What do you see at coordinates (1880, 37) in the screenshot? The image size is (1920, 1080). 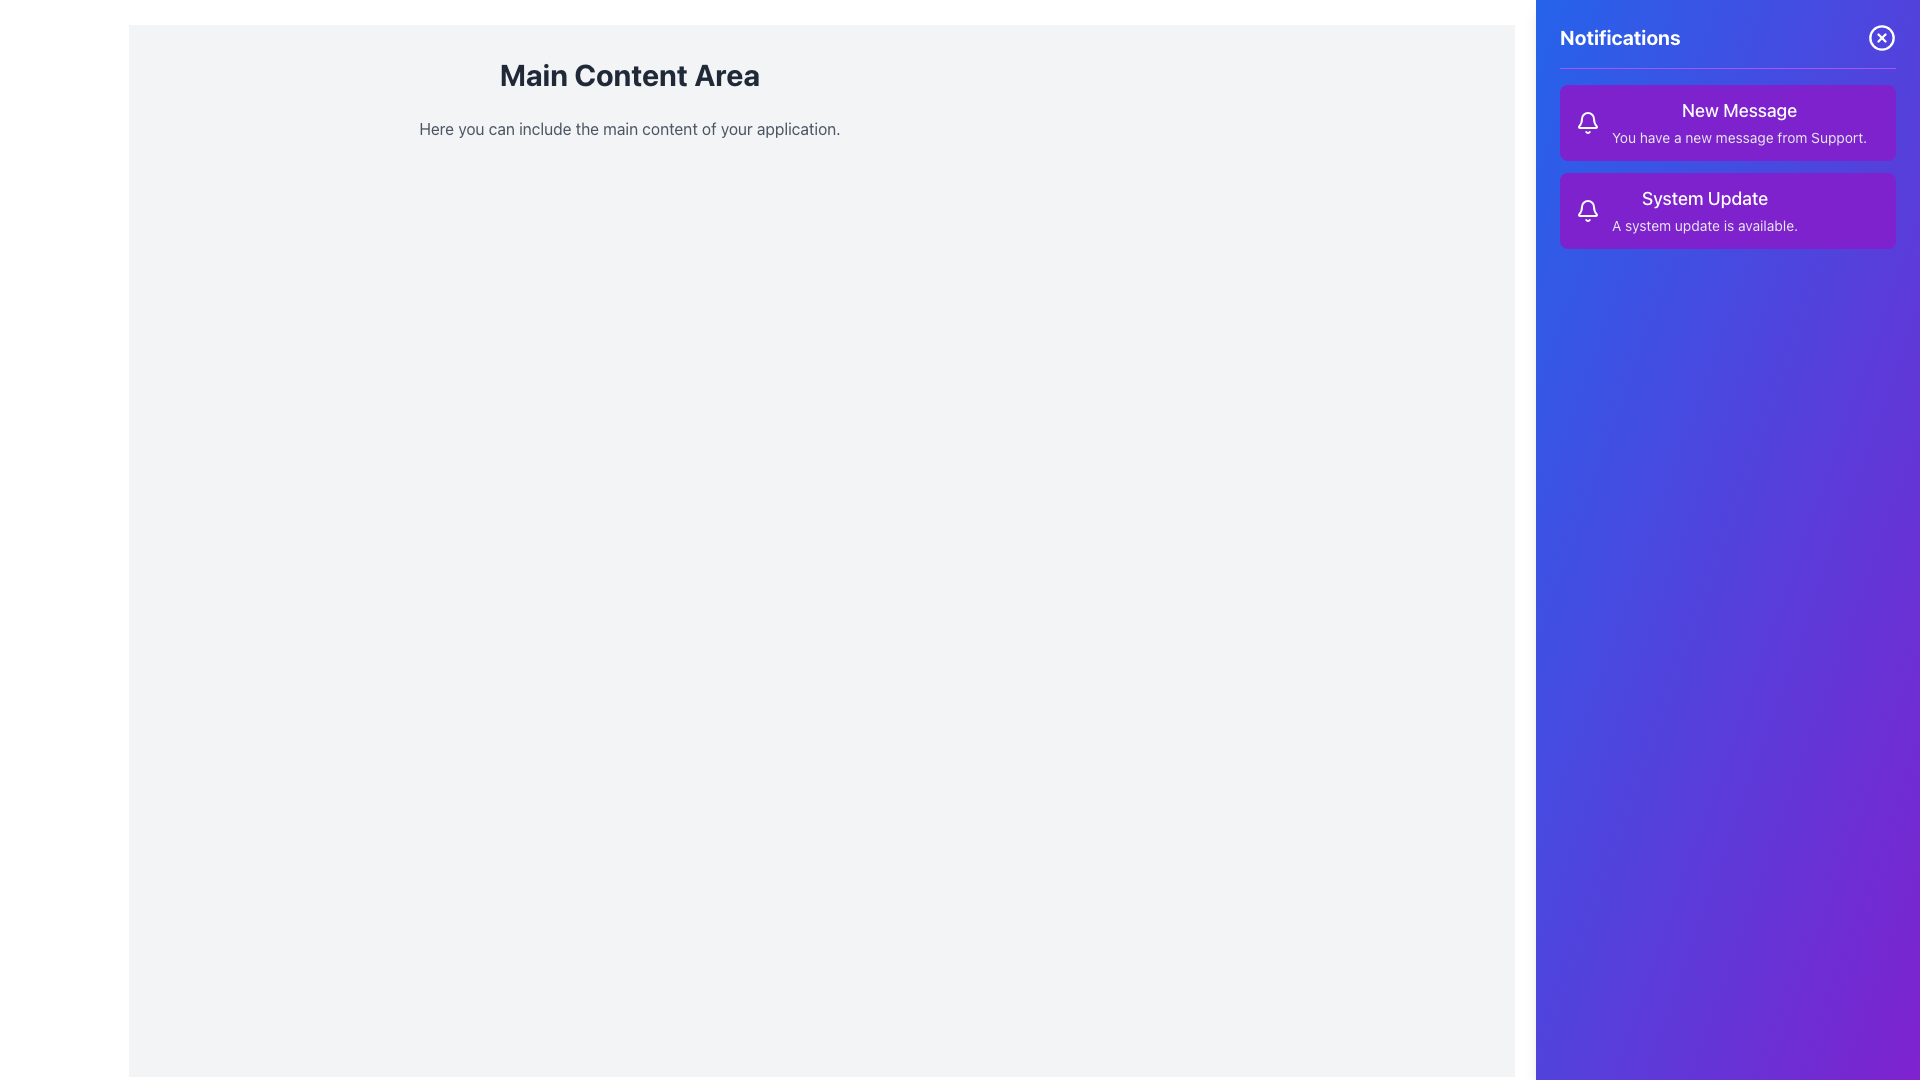 I see `the SVG Circle element located at the top-right corner of the notification sidebar, which serves as a decorative part of the close button for notifications` at bounding box center [1880, 37].